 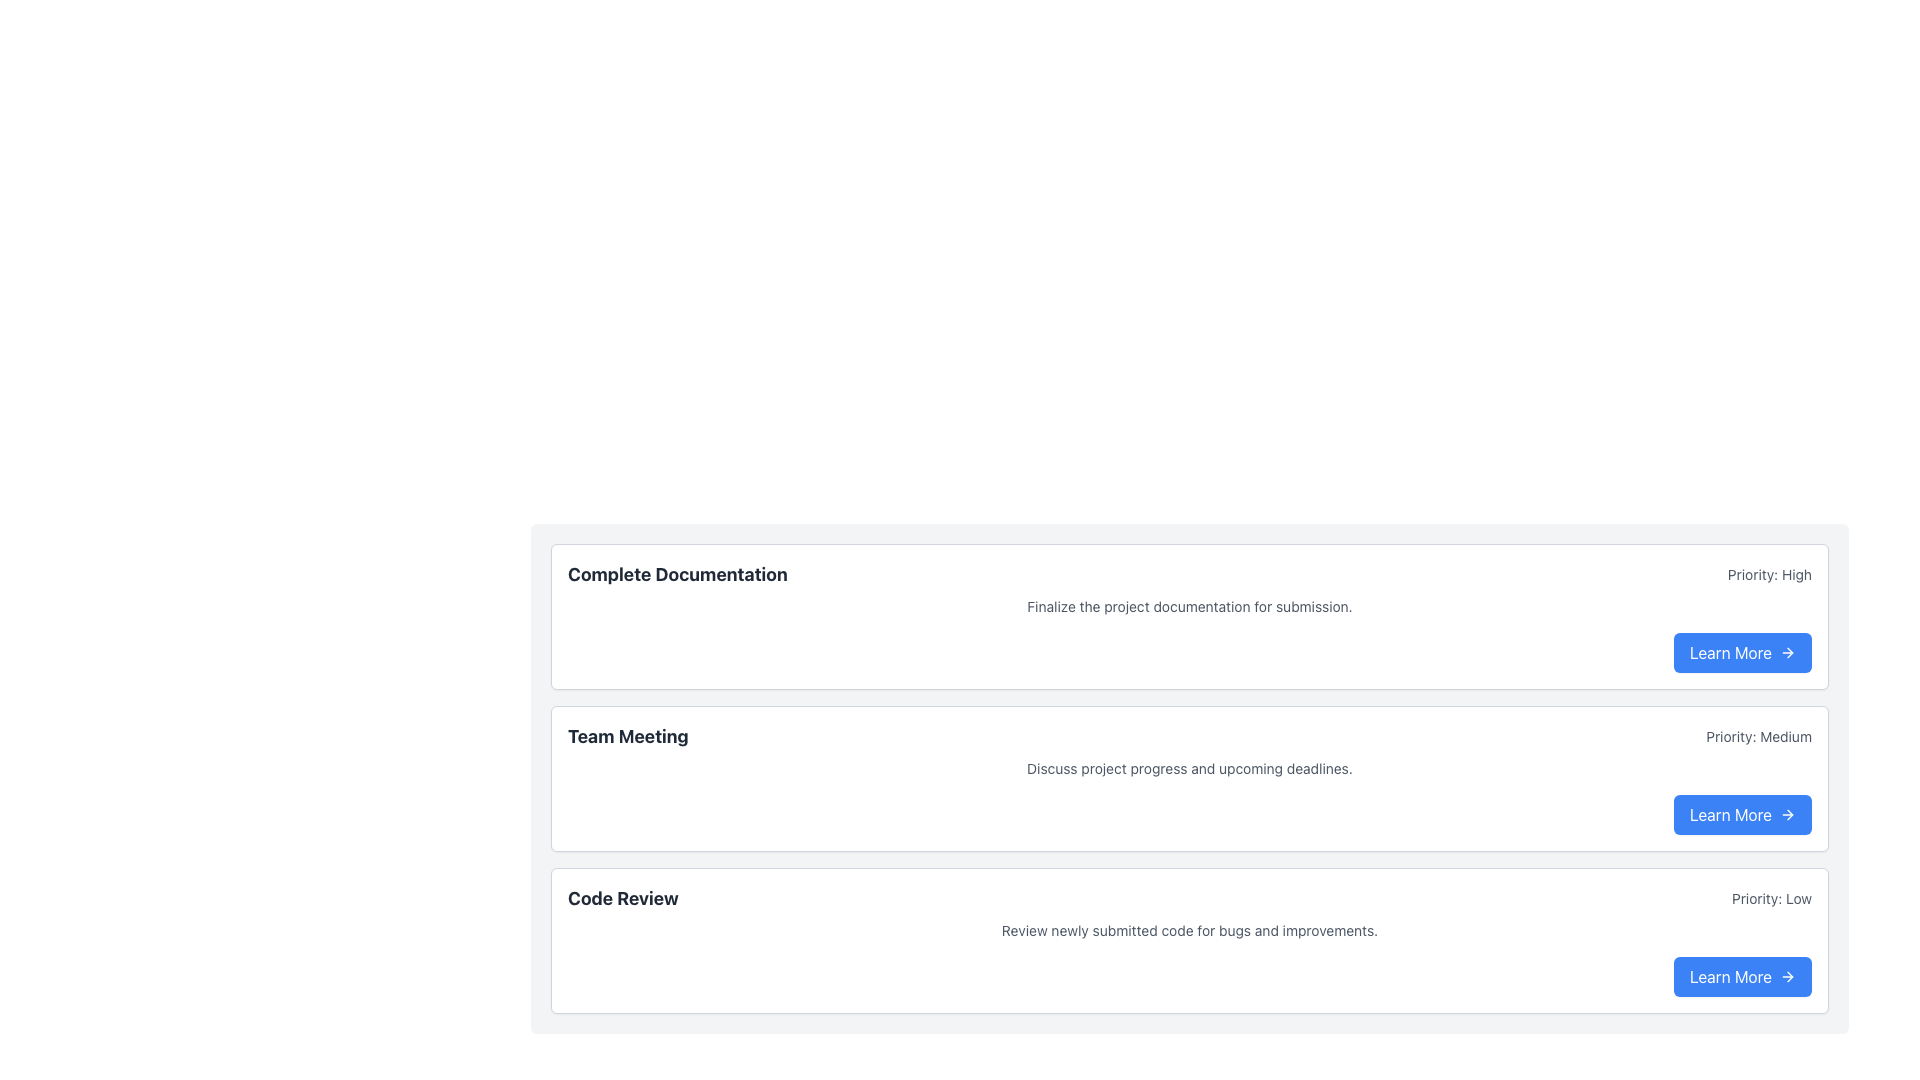 What do you see at coordinates (1788, 814) in the screenshot?
I see `the arrow icon located on the right edge of the blue 'Learn More' button` at bounding box center [1788, 814].